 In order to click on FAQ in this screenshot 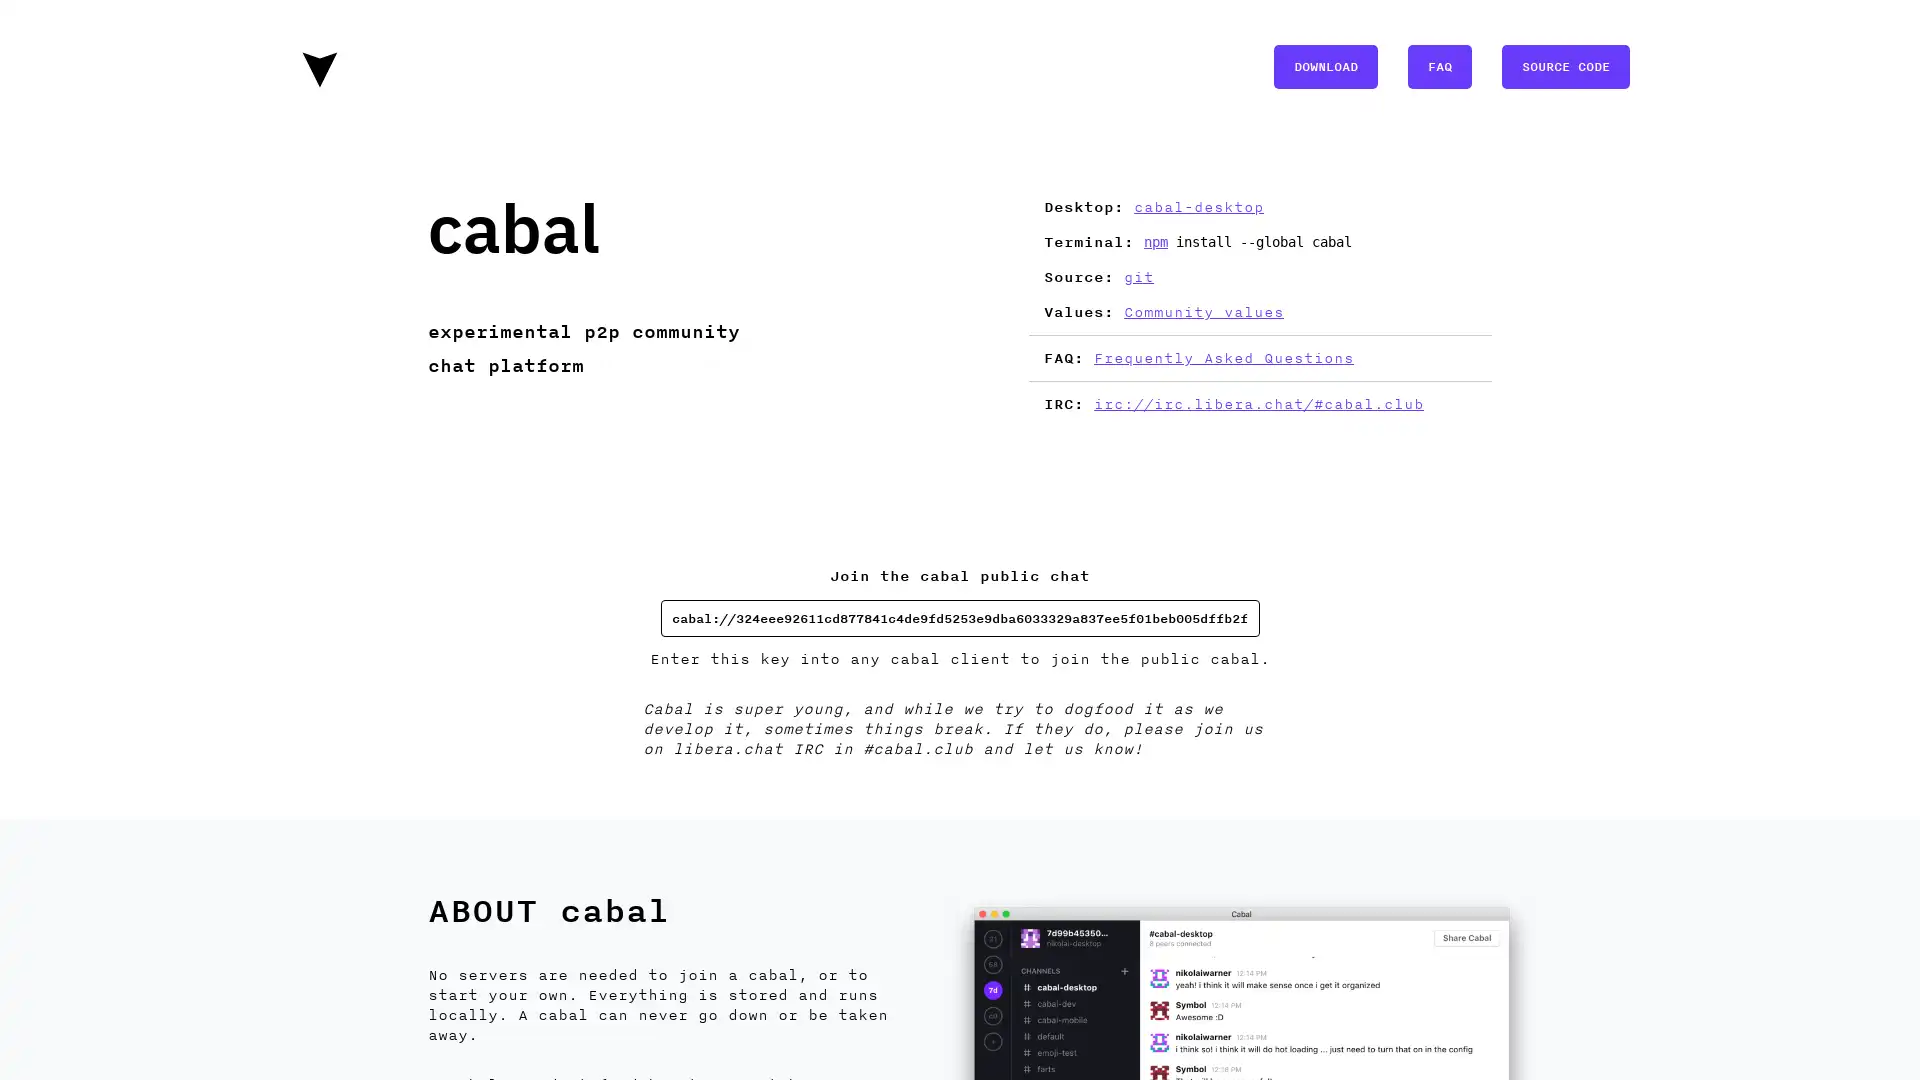, I will do `click(1440, 64)`.